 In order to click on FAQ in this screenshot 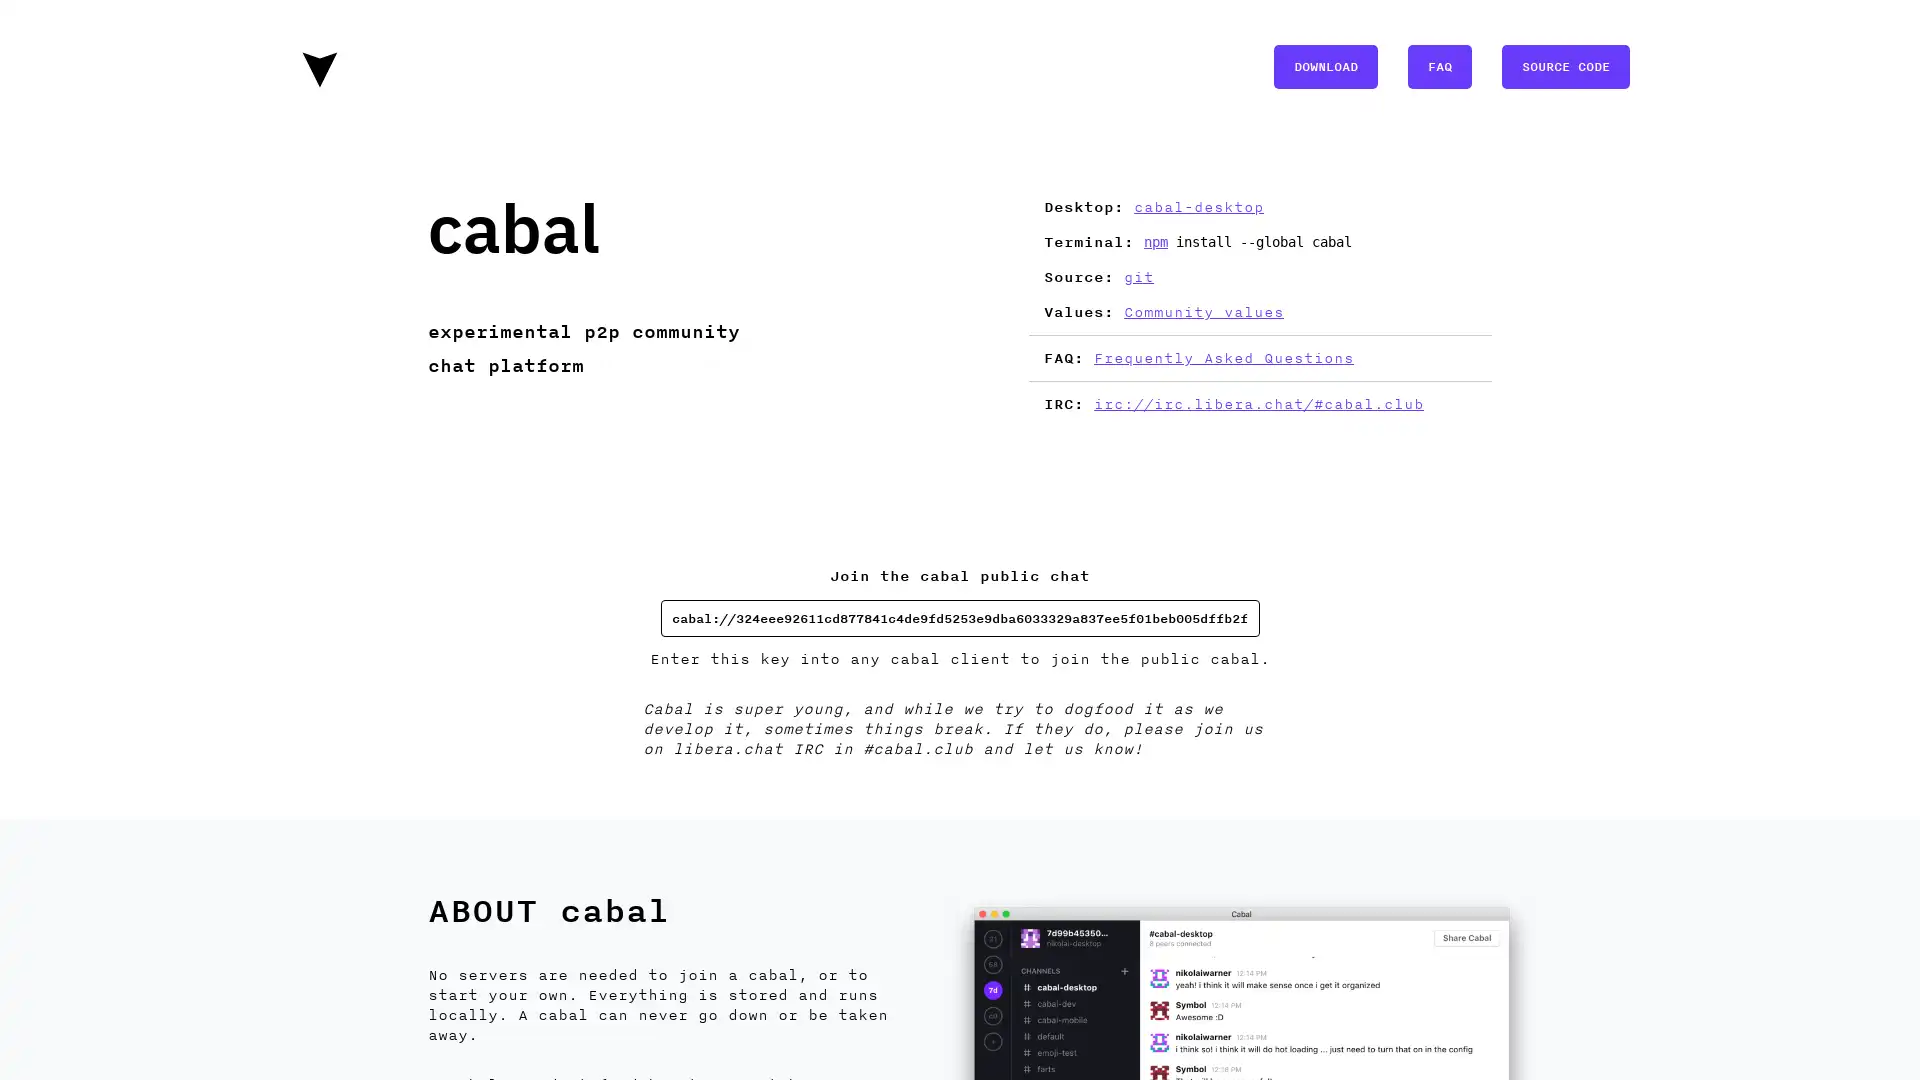, I will do `click(1440, 64)`.